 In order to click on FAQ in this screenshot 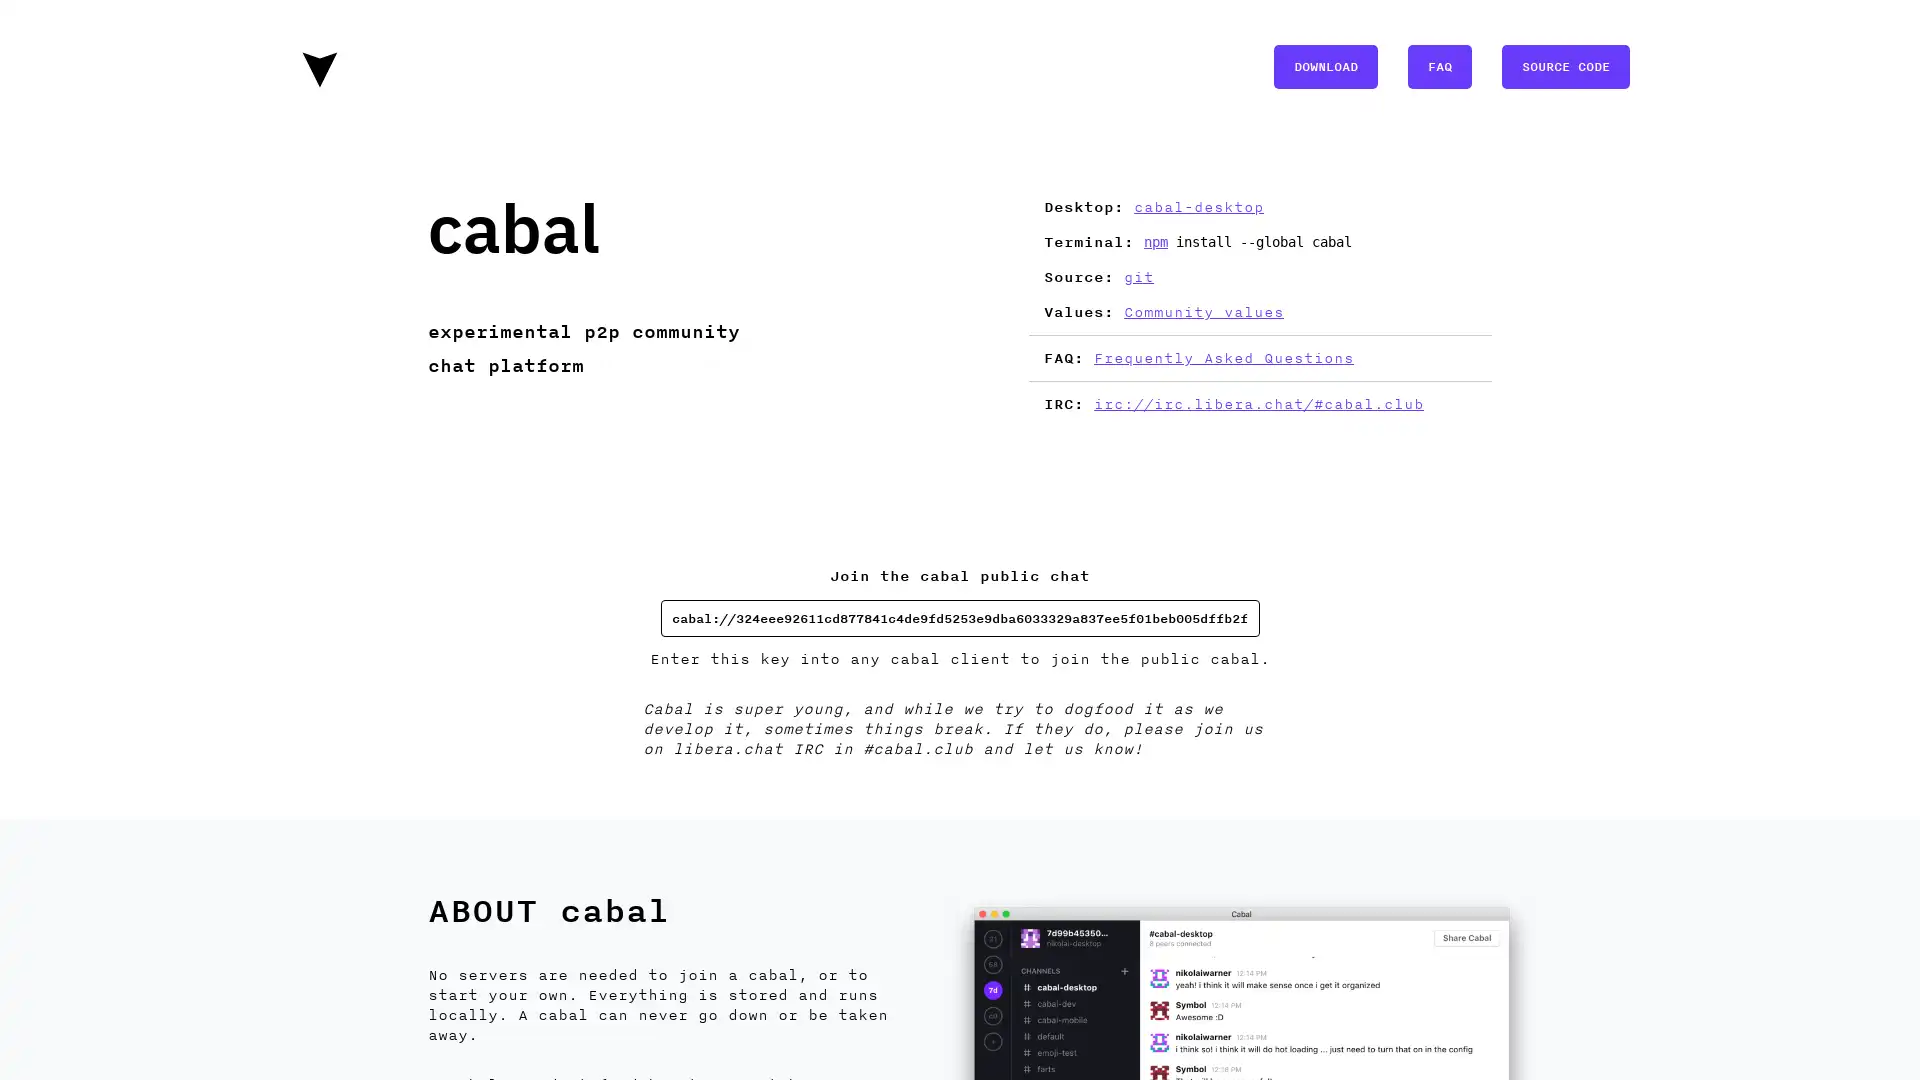, I will do `click(1440, 64)`.